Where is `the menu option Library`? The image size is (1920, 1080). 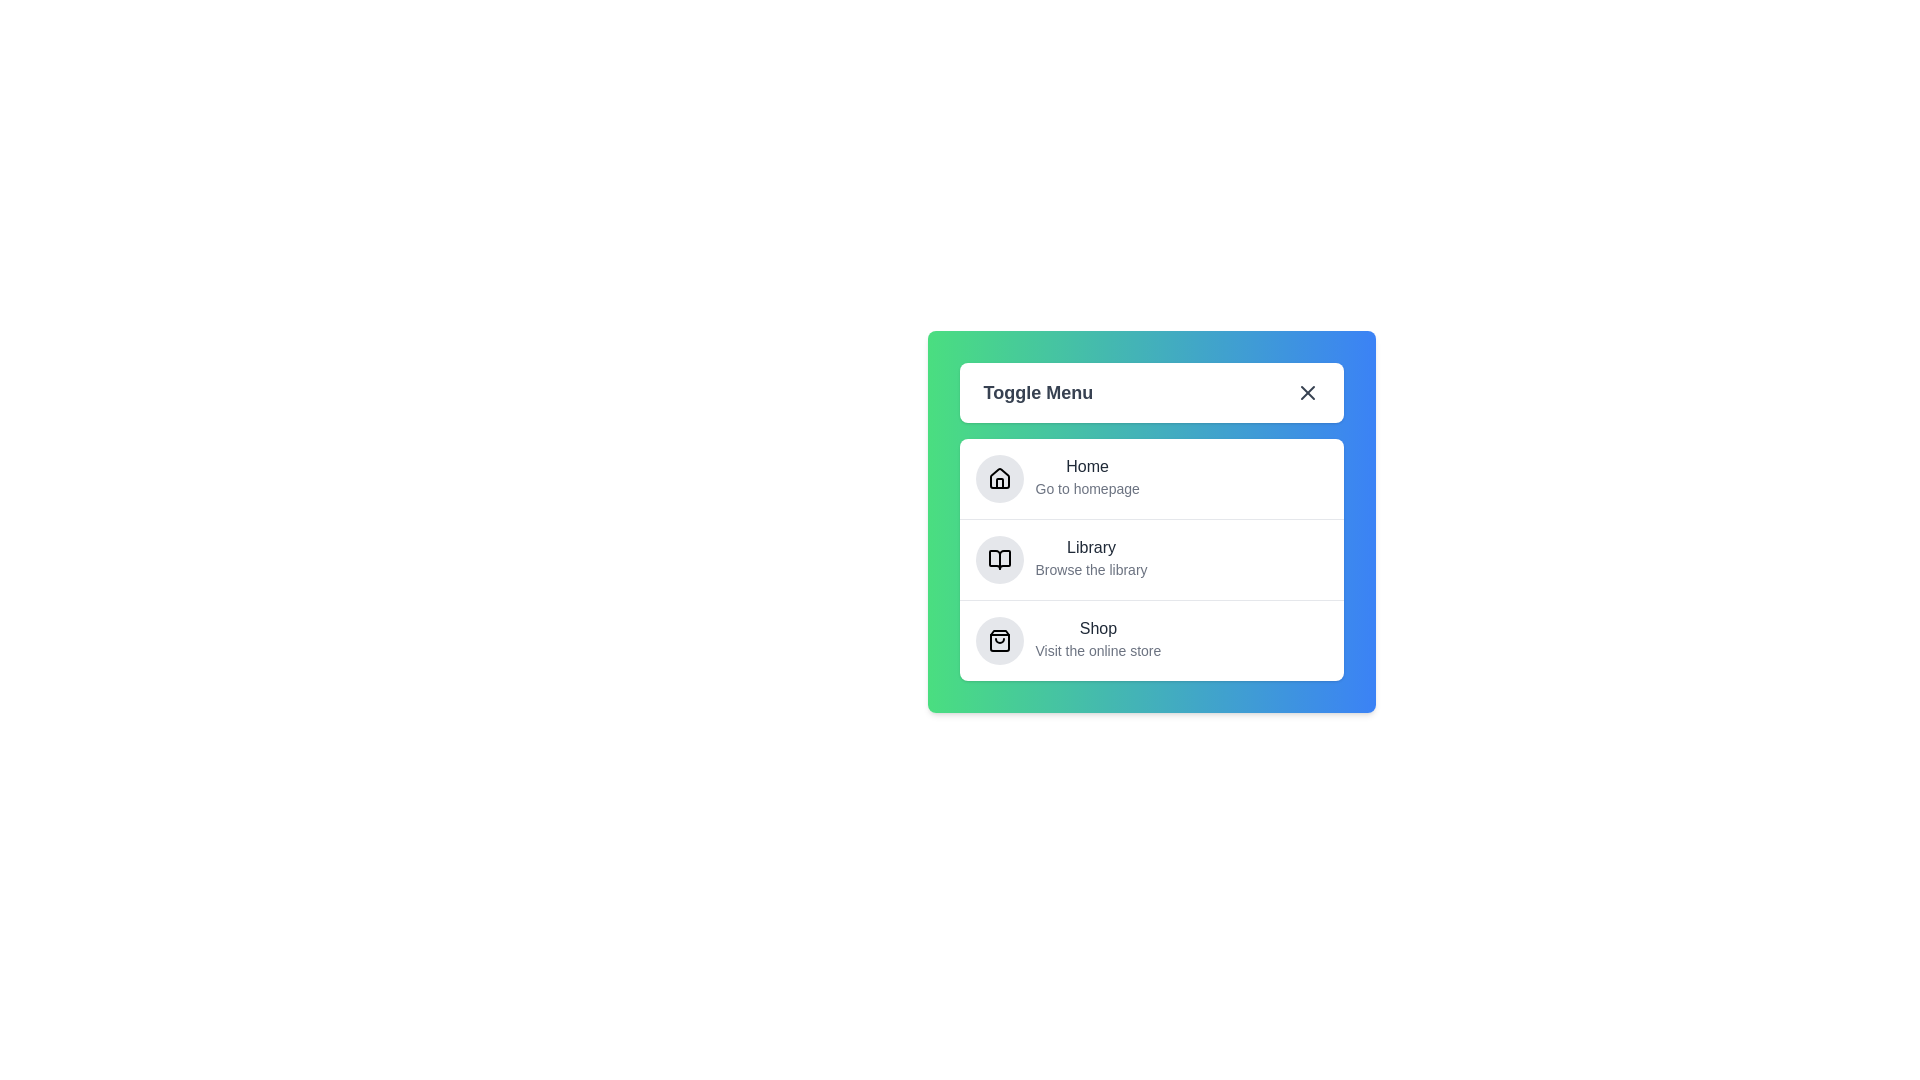
the menu option Library is located at coordinates (1098, 550).